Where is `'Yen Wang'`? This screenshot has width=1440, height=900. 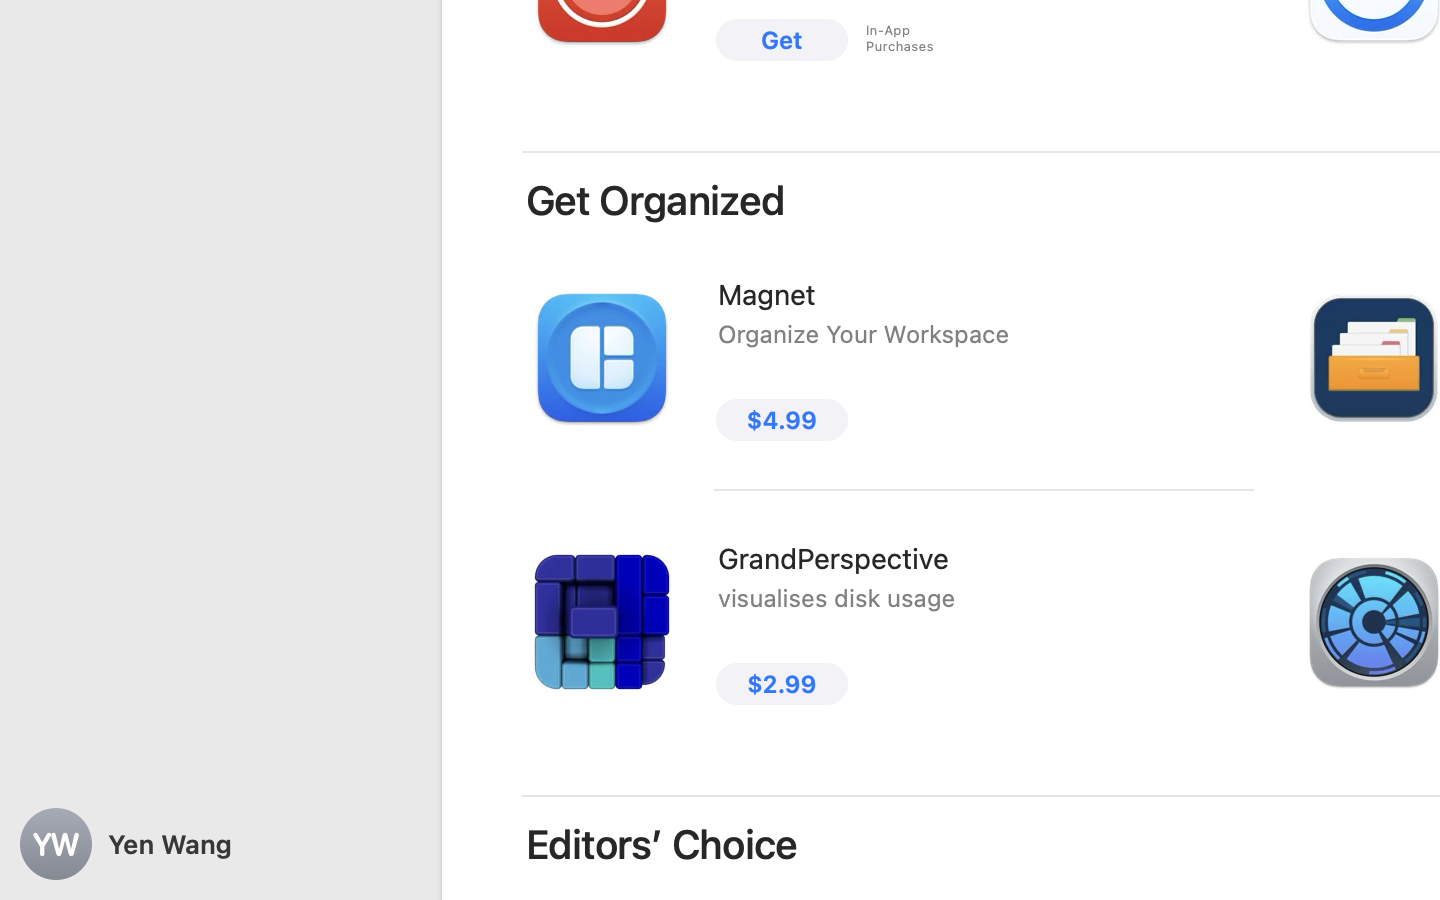
'Yen Wang' is located at coordinates (220, 844).